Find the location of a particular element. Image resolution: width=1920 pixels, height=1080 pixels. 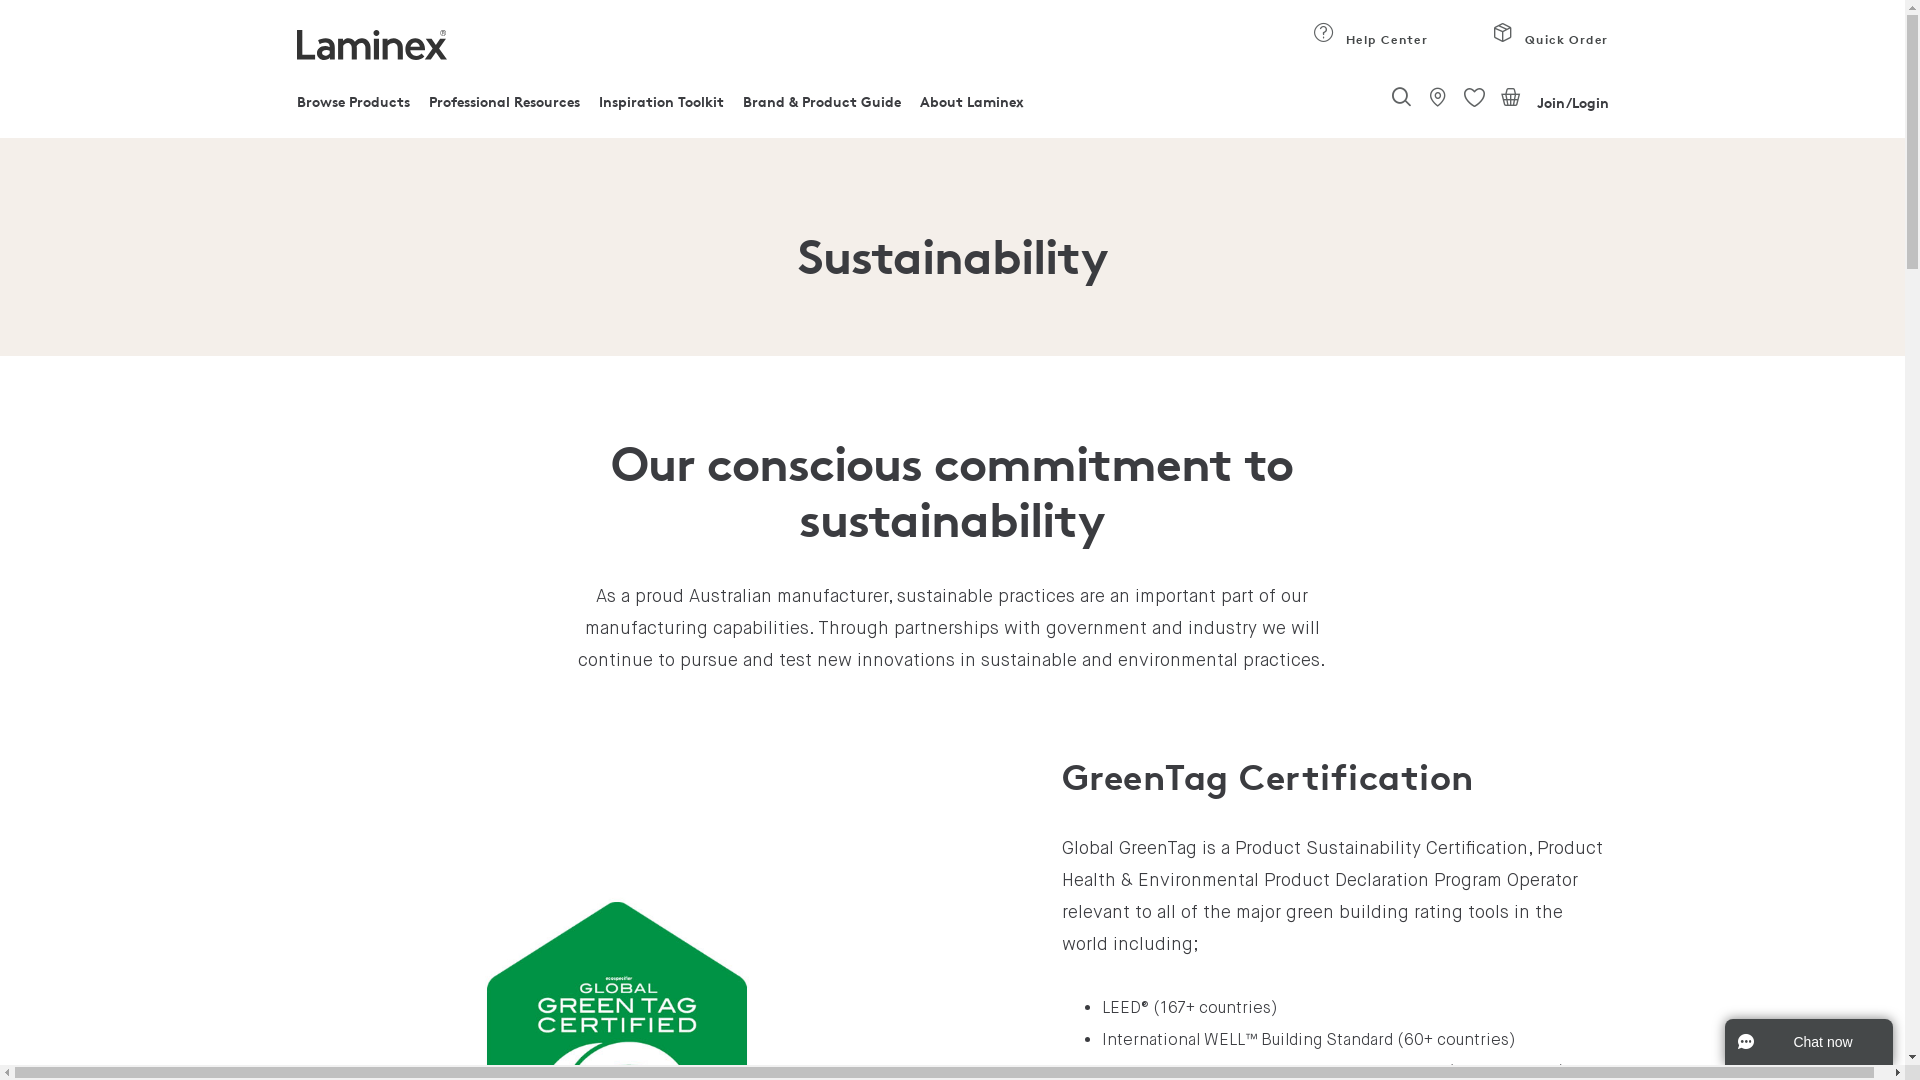

'Quick Order' is located at coordinates (1503, 33).